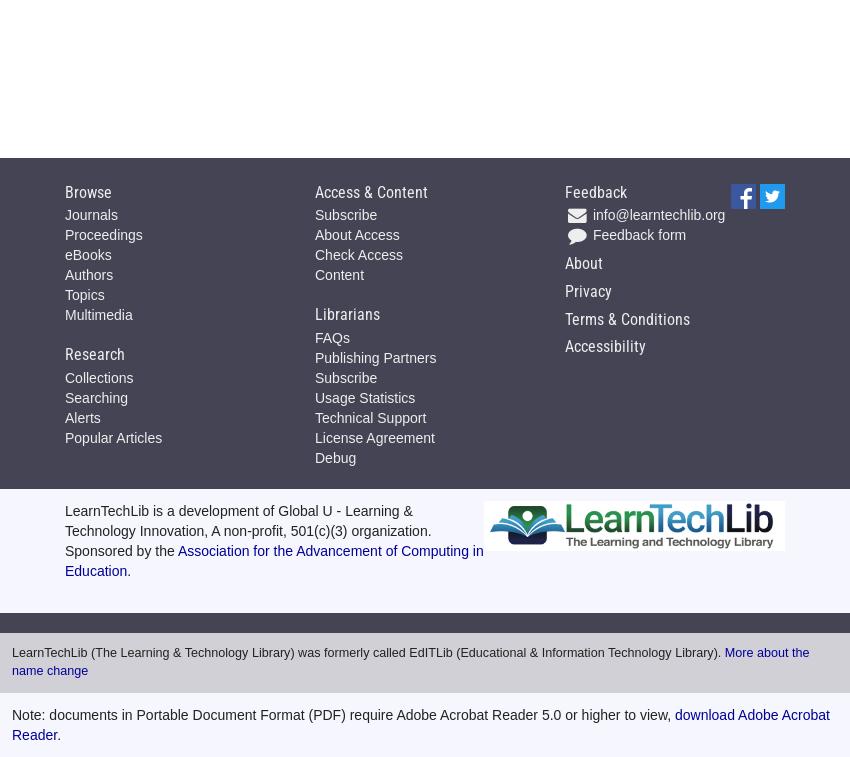  I want to click on 'Collections', so click(98, 375).